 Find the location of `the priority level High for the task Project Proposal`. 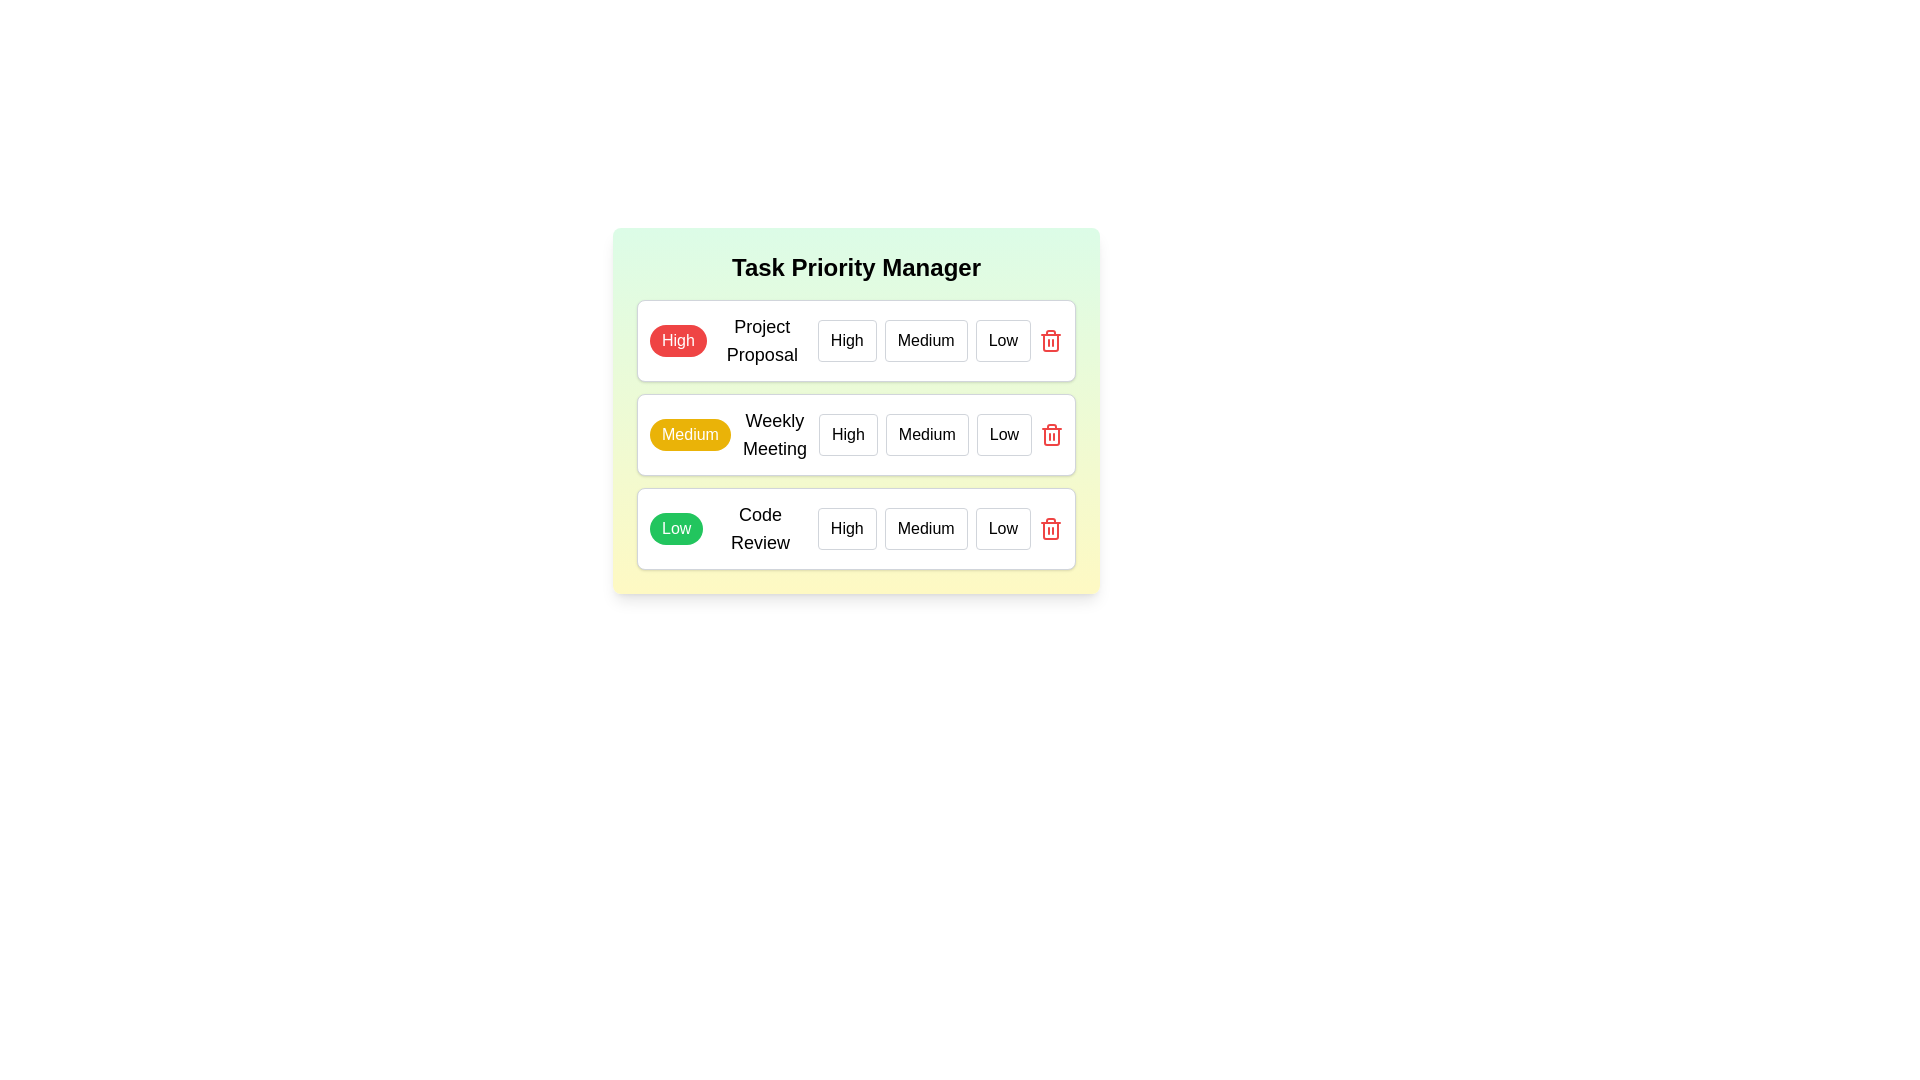

the priority level High for the task Project Proposal is located at coordinates (846, 339).